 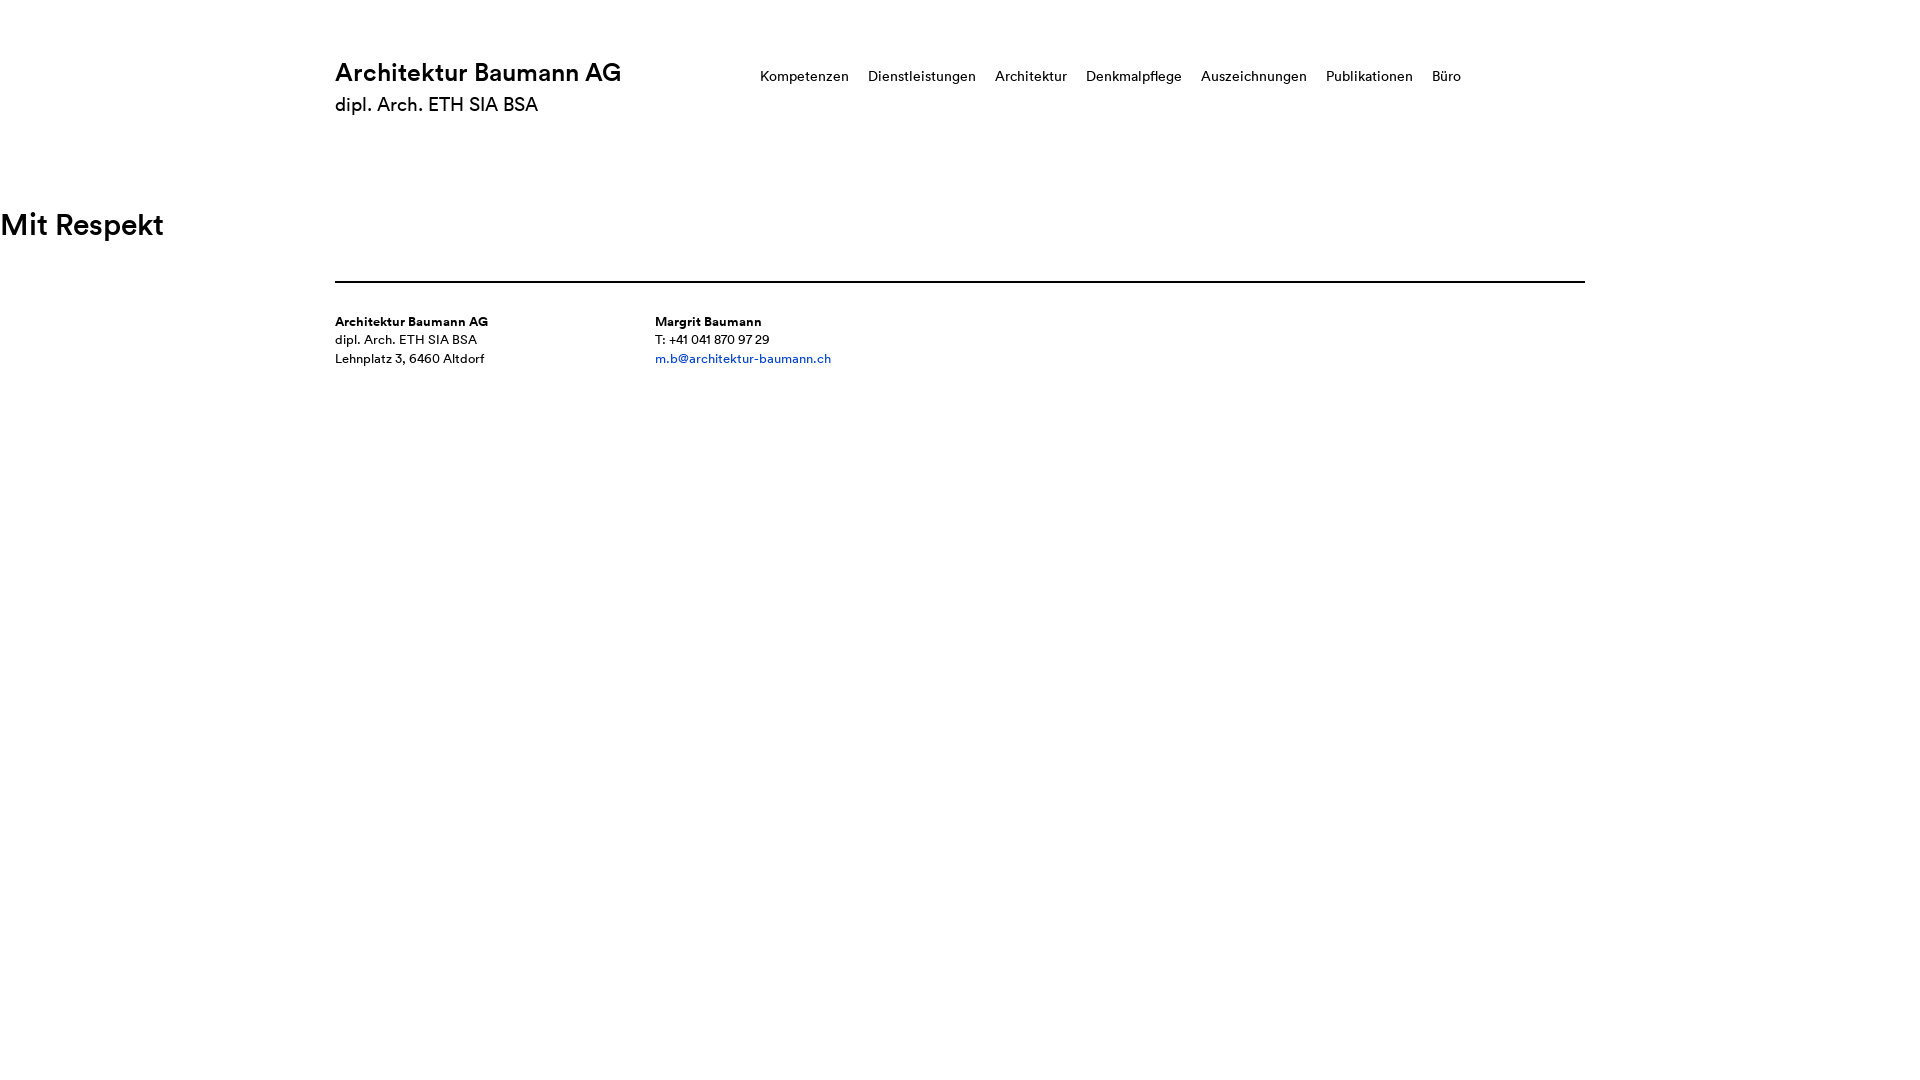 What do you see at coordinates (1133, 75) in the screenshot?
I see `'Denkmalpflege'` at bounding box center [1133, 75].